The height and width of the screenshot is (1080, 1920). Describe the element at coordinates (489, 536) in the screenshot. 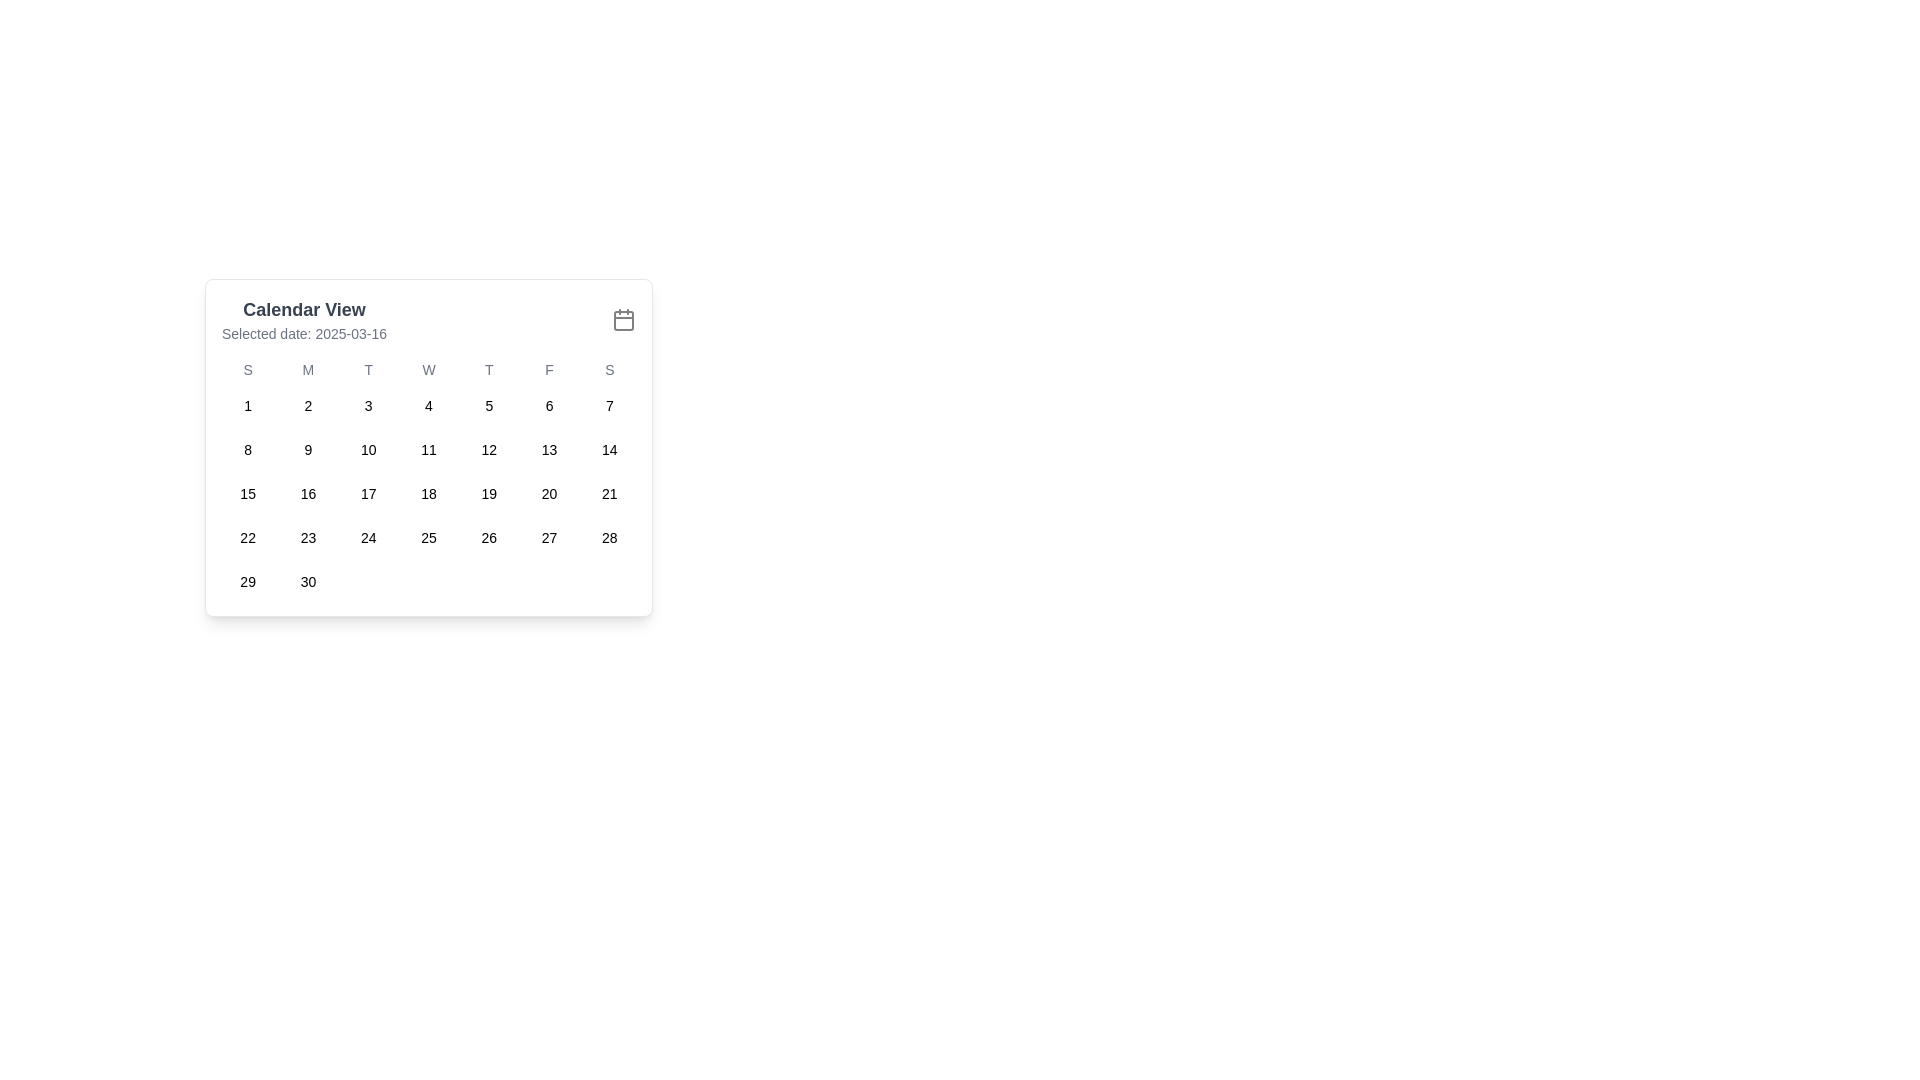

I see `the rounded rectangular button containing the number '26' in the calendar grid` at that location.